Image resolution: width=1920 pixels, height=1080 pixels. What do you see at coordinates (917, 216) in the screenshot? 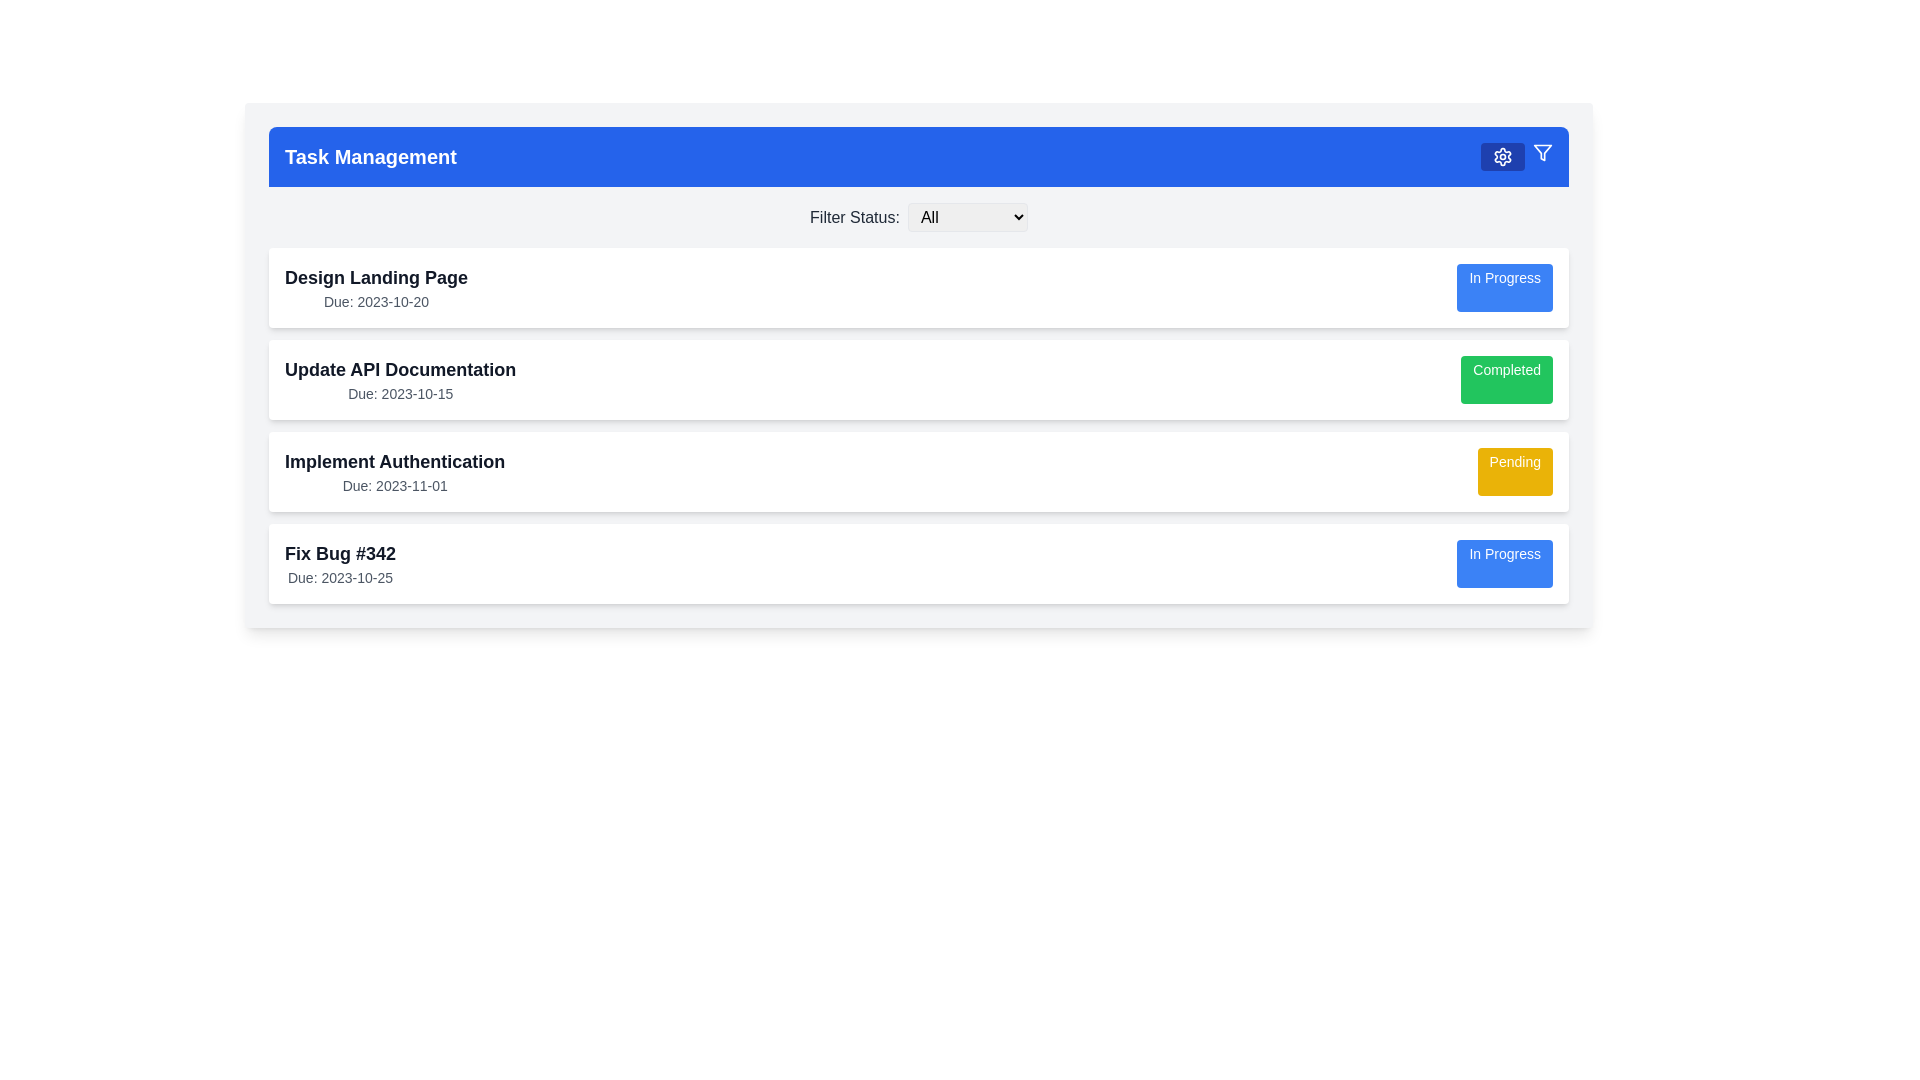
I see `an option from the 'Filter Status:' dropdown menu located below the 'Task Management' header, which currently shows 'All'` at bounding box center [917, 216].